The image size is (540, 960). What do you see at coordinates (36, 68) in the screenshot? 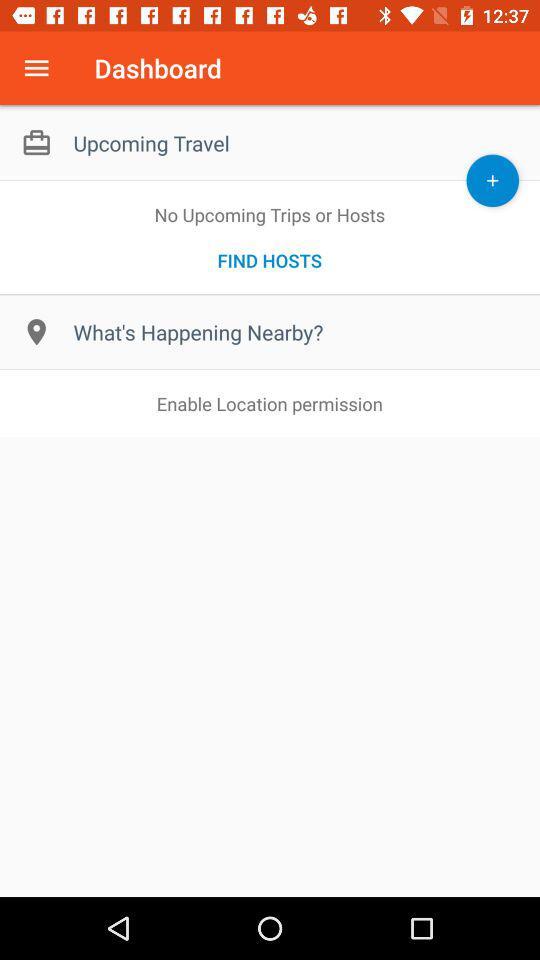
I see `app menu` at bounding box center [36, 68].